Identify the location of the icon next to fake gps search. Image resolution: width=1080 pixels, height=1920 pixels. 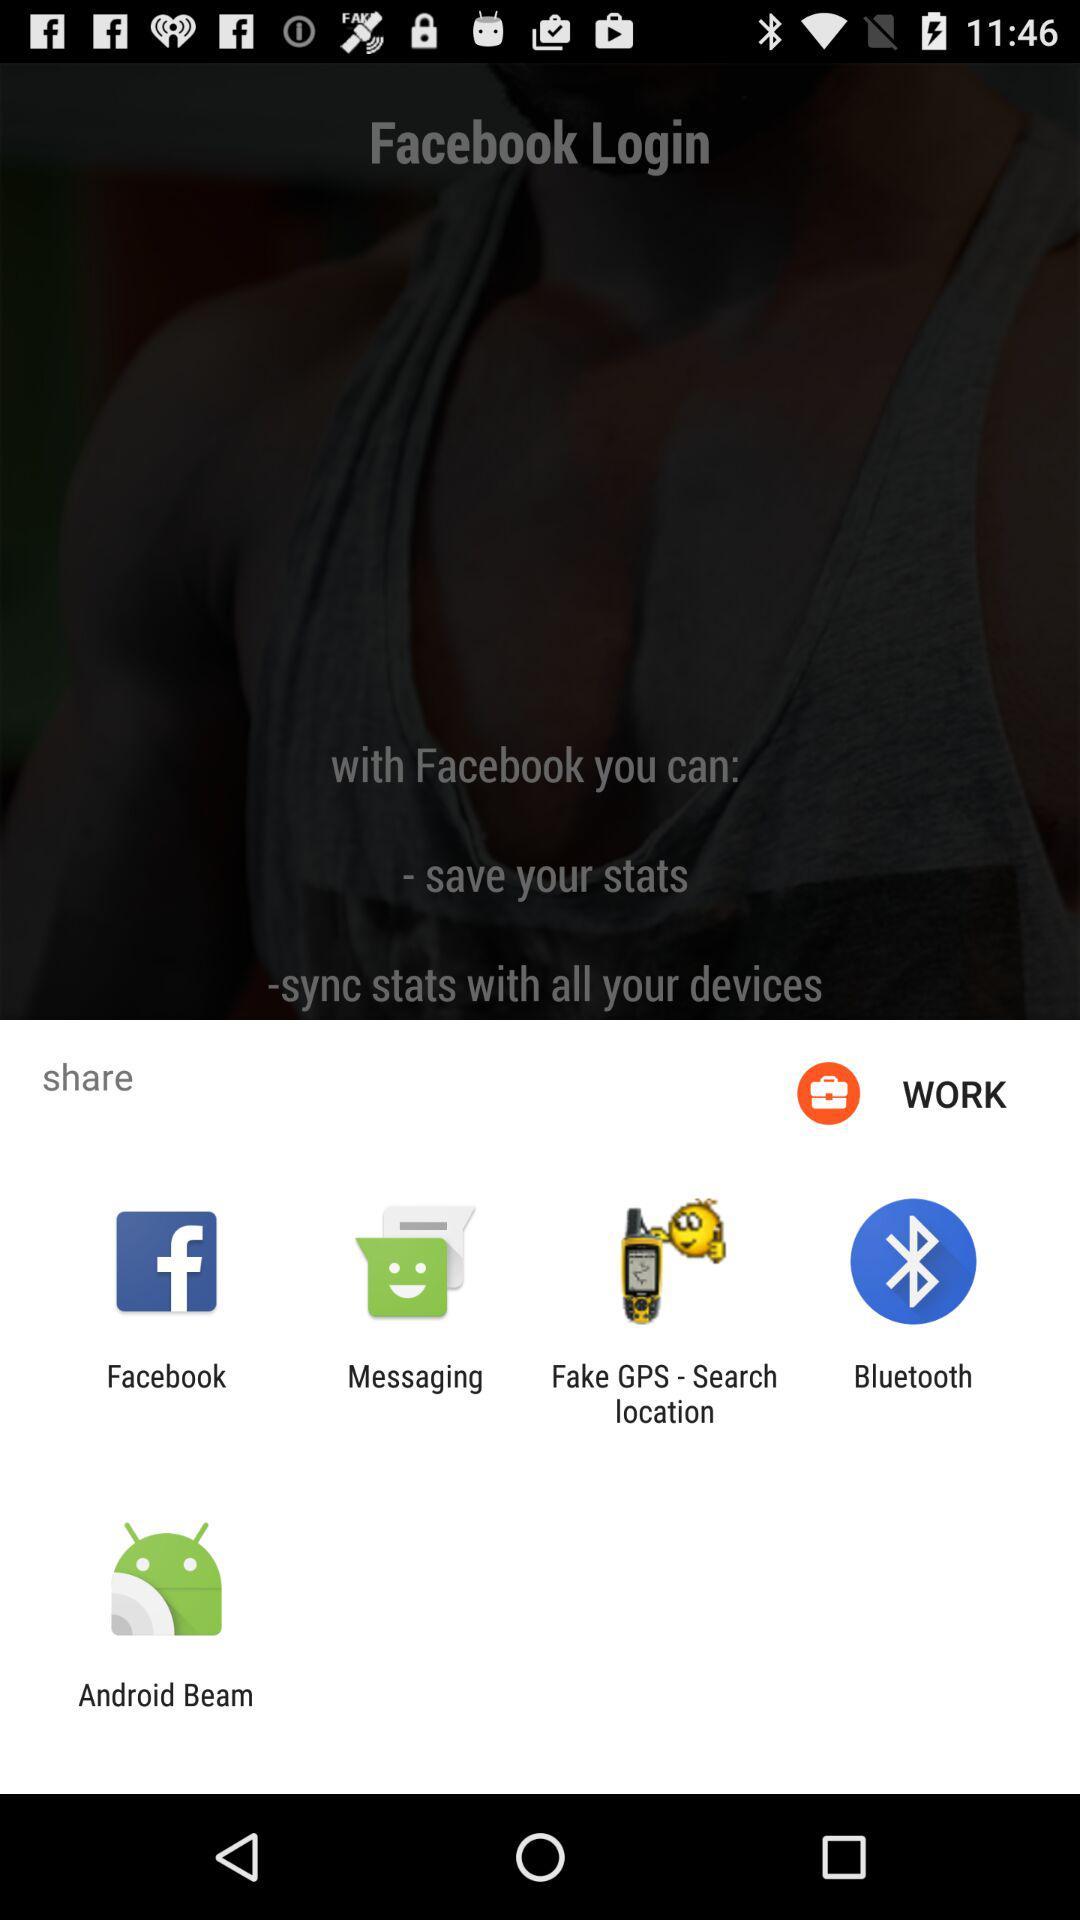
(414, 1392).